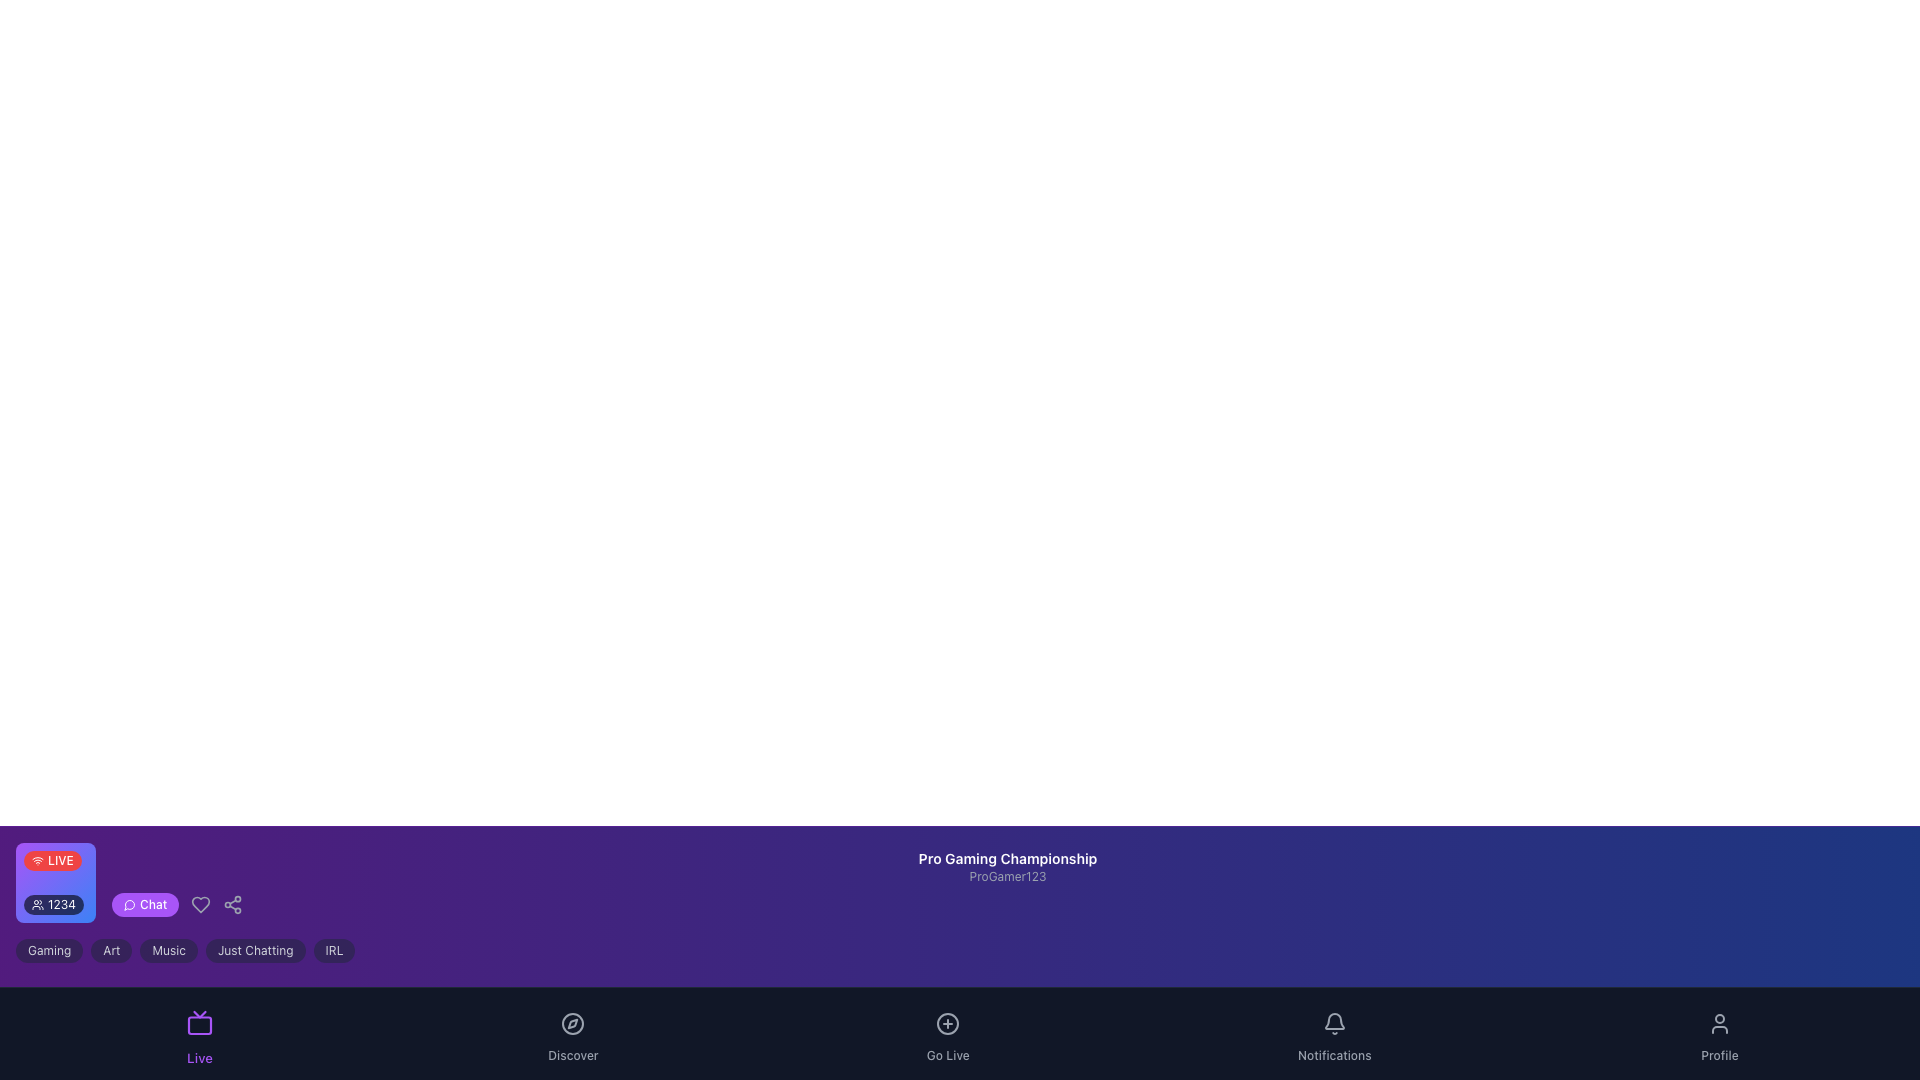  I want to click on the 'Live' navigation button located in the bottom navigation bar, which is the first icon from the left under the label 'Live', so click(200, 1022).